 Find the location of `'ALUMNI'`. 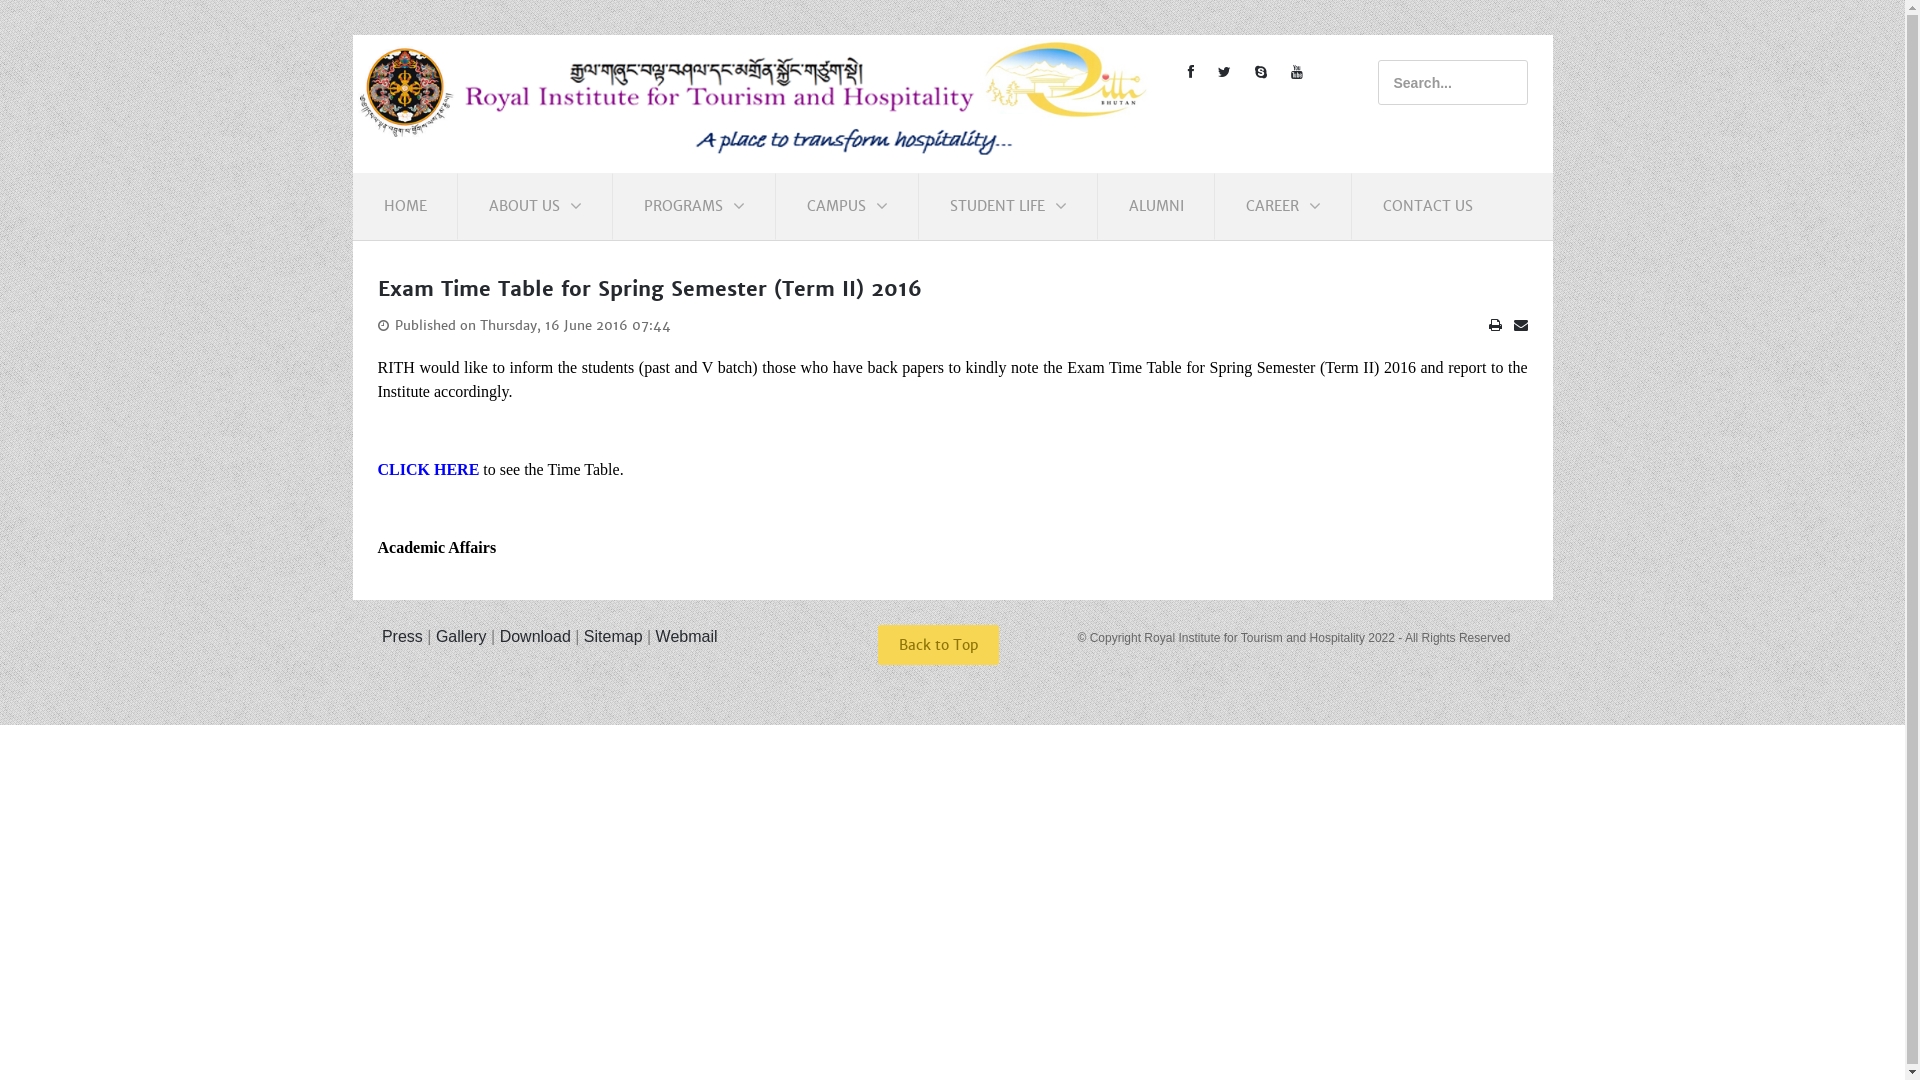

'ALUMNI' is located at coordinates (1155, 206).